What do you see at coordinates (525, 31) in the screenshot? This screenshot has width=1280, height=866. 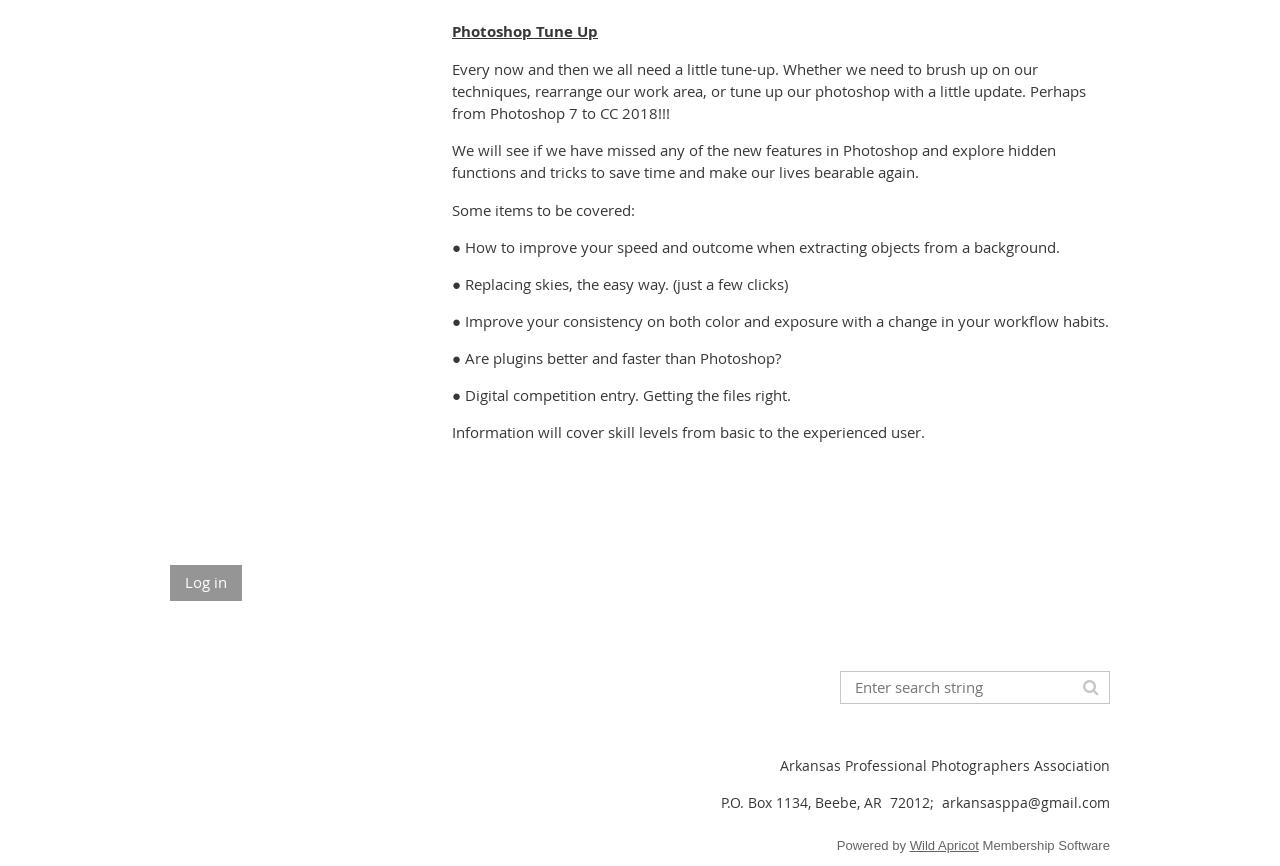 I see `'Photoshop Tune Up'` at bounding box center [525, 31].